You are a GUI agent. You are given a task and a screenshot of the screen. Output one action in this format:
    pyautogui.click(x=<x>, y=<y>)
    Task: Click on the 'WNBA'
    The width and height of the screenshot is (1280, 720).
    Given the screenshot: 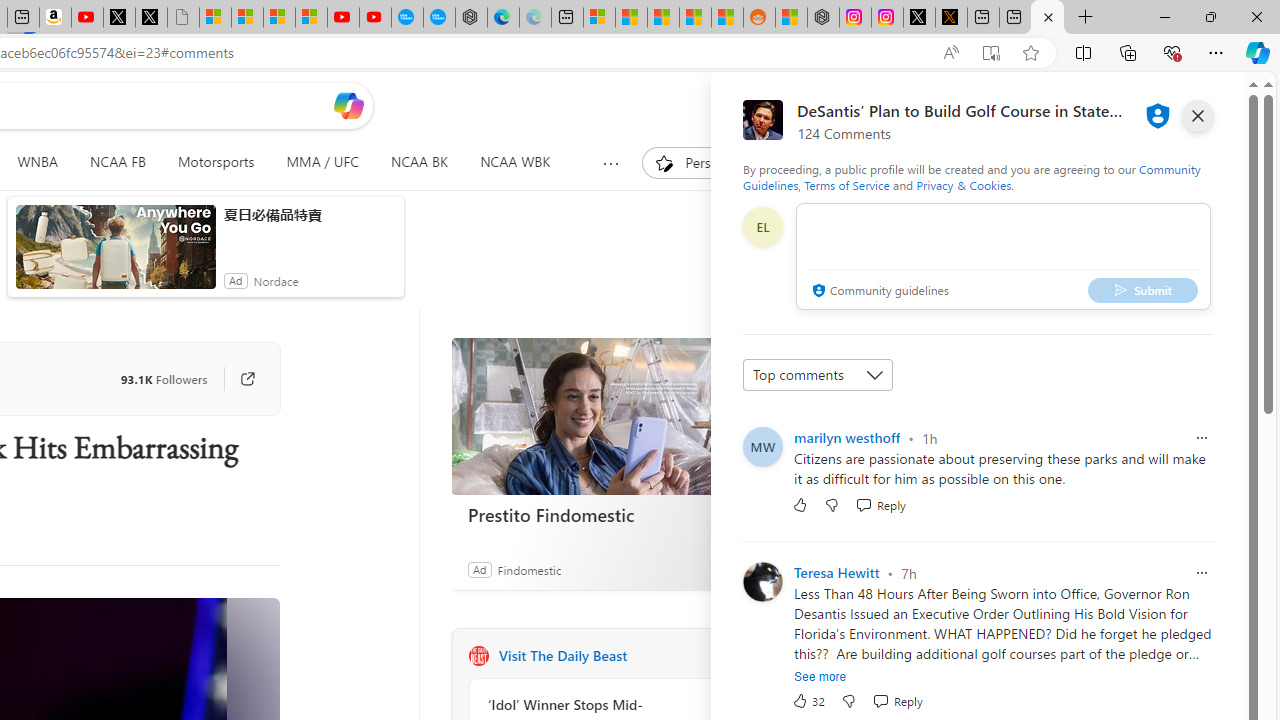 What is the action you would take?
    pyautogui.click(x=37, y=162)
    